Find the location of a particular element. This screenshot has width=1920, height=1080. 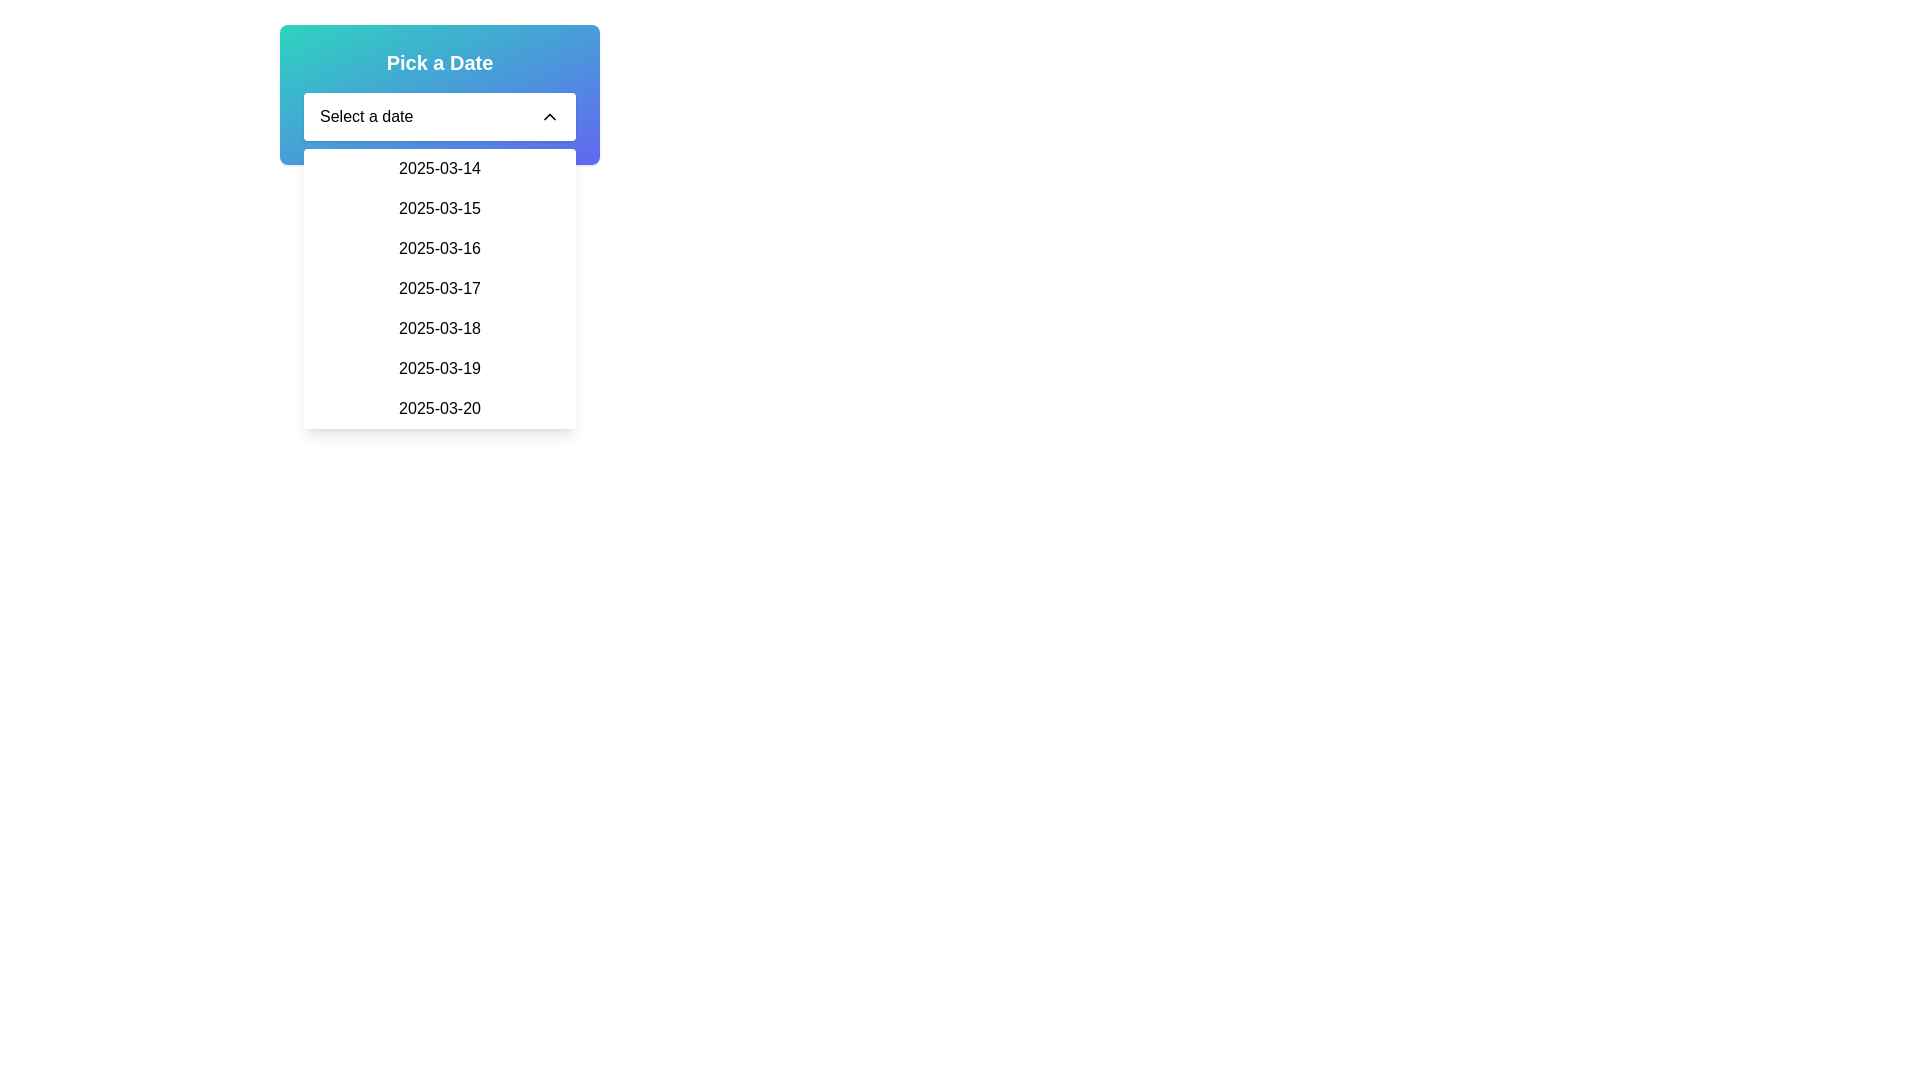

the fourth date entry in the dropdown menu of the 'Pick a Date' interface is located at coordinates (439, 289).